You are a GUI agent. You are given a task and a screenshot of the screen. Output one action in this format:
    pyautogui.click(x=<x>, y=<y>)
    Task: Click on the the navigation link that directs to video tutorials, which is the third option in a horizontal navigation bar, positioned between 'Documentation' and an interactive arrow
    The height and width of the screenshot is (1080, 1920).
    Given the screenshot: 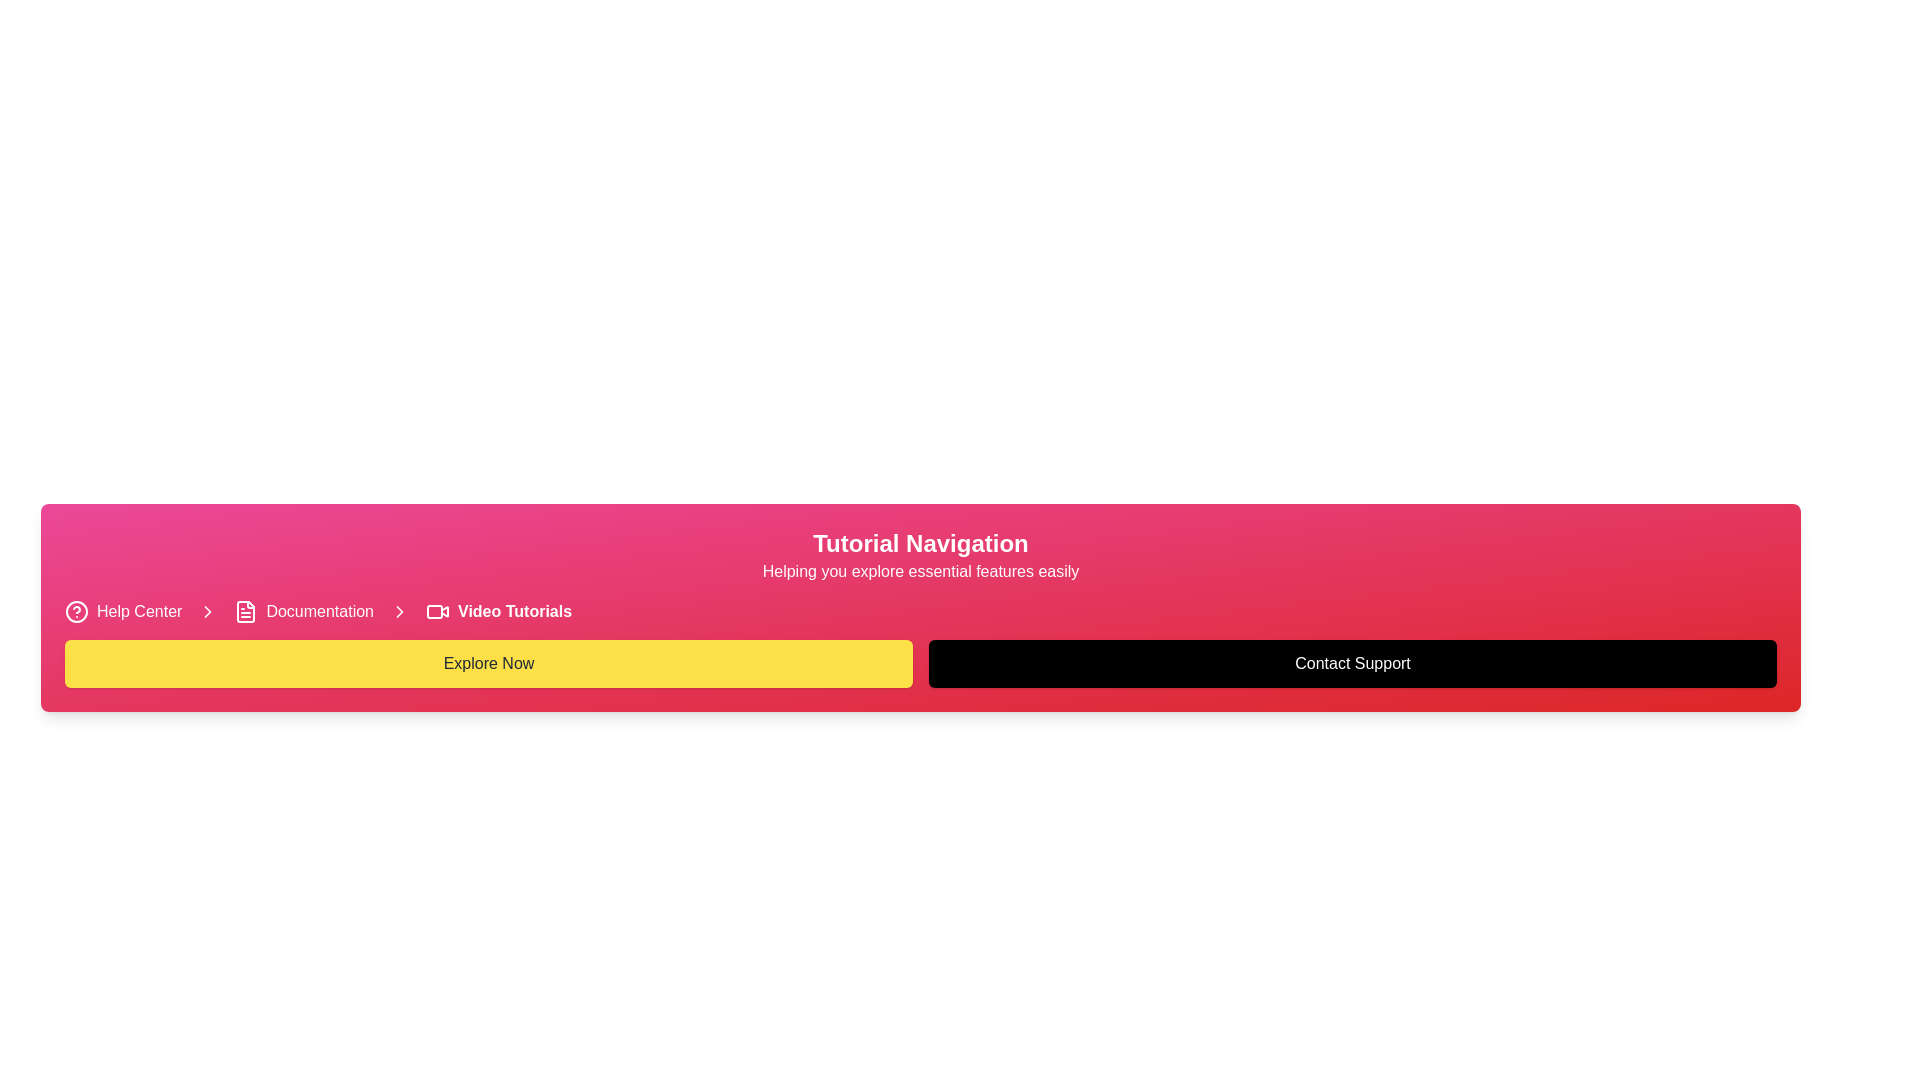 What is the action you would take?
    pyautogui.click(x=499, y=611)
    